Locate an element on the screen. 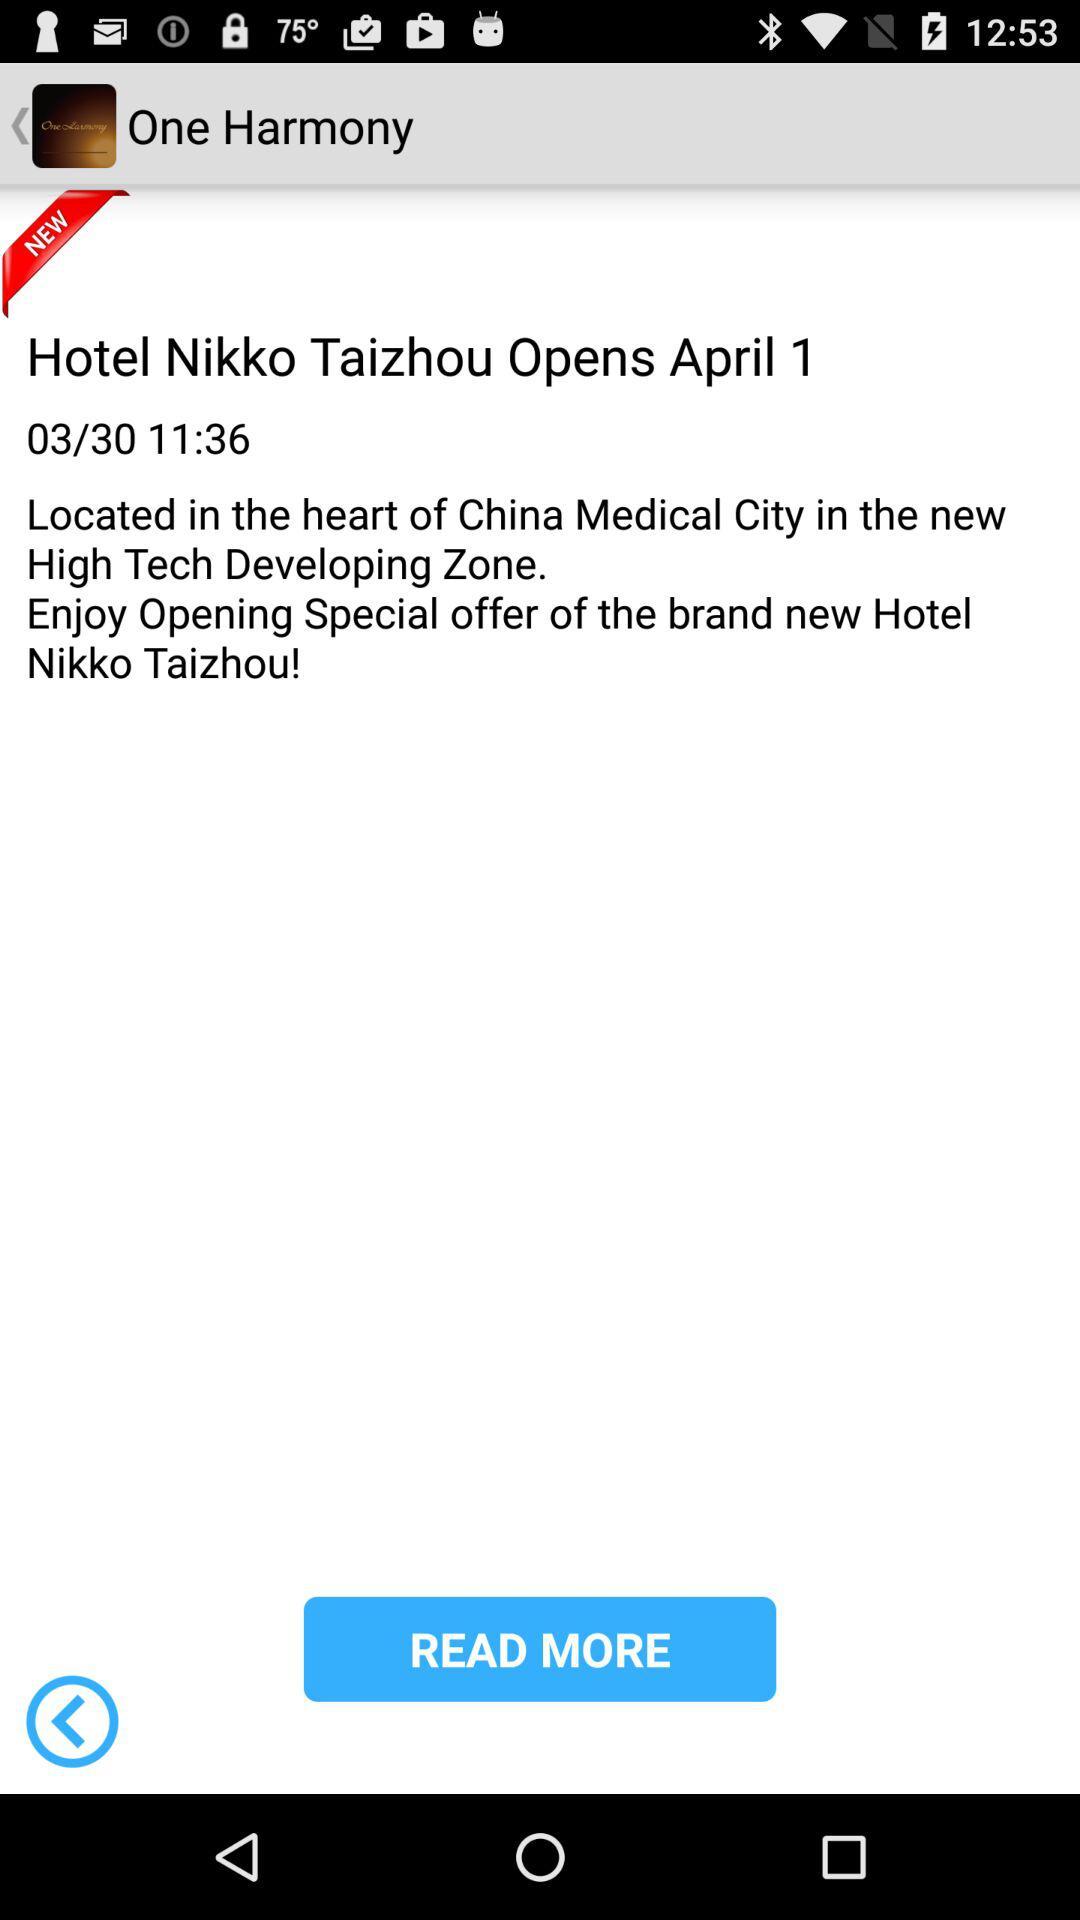 The width and height of the screenshot is (1080, 1920). the icon below located in the is located at coordinates (540, 1649).